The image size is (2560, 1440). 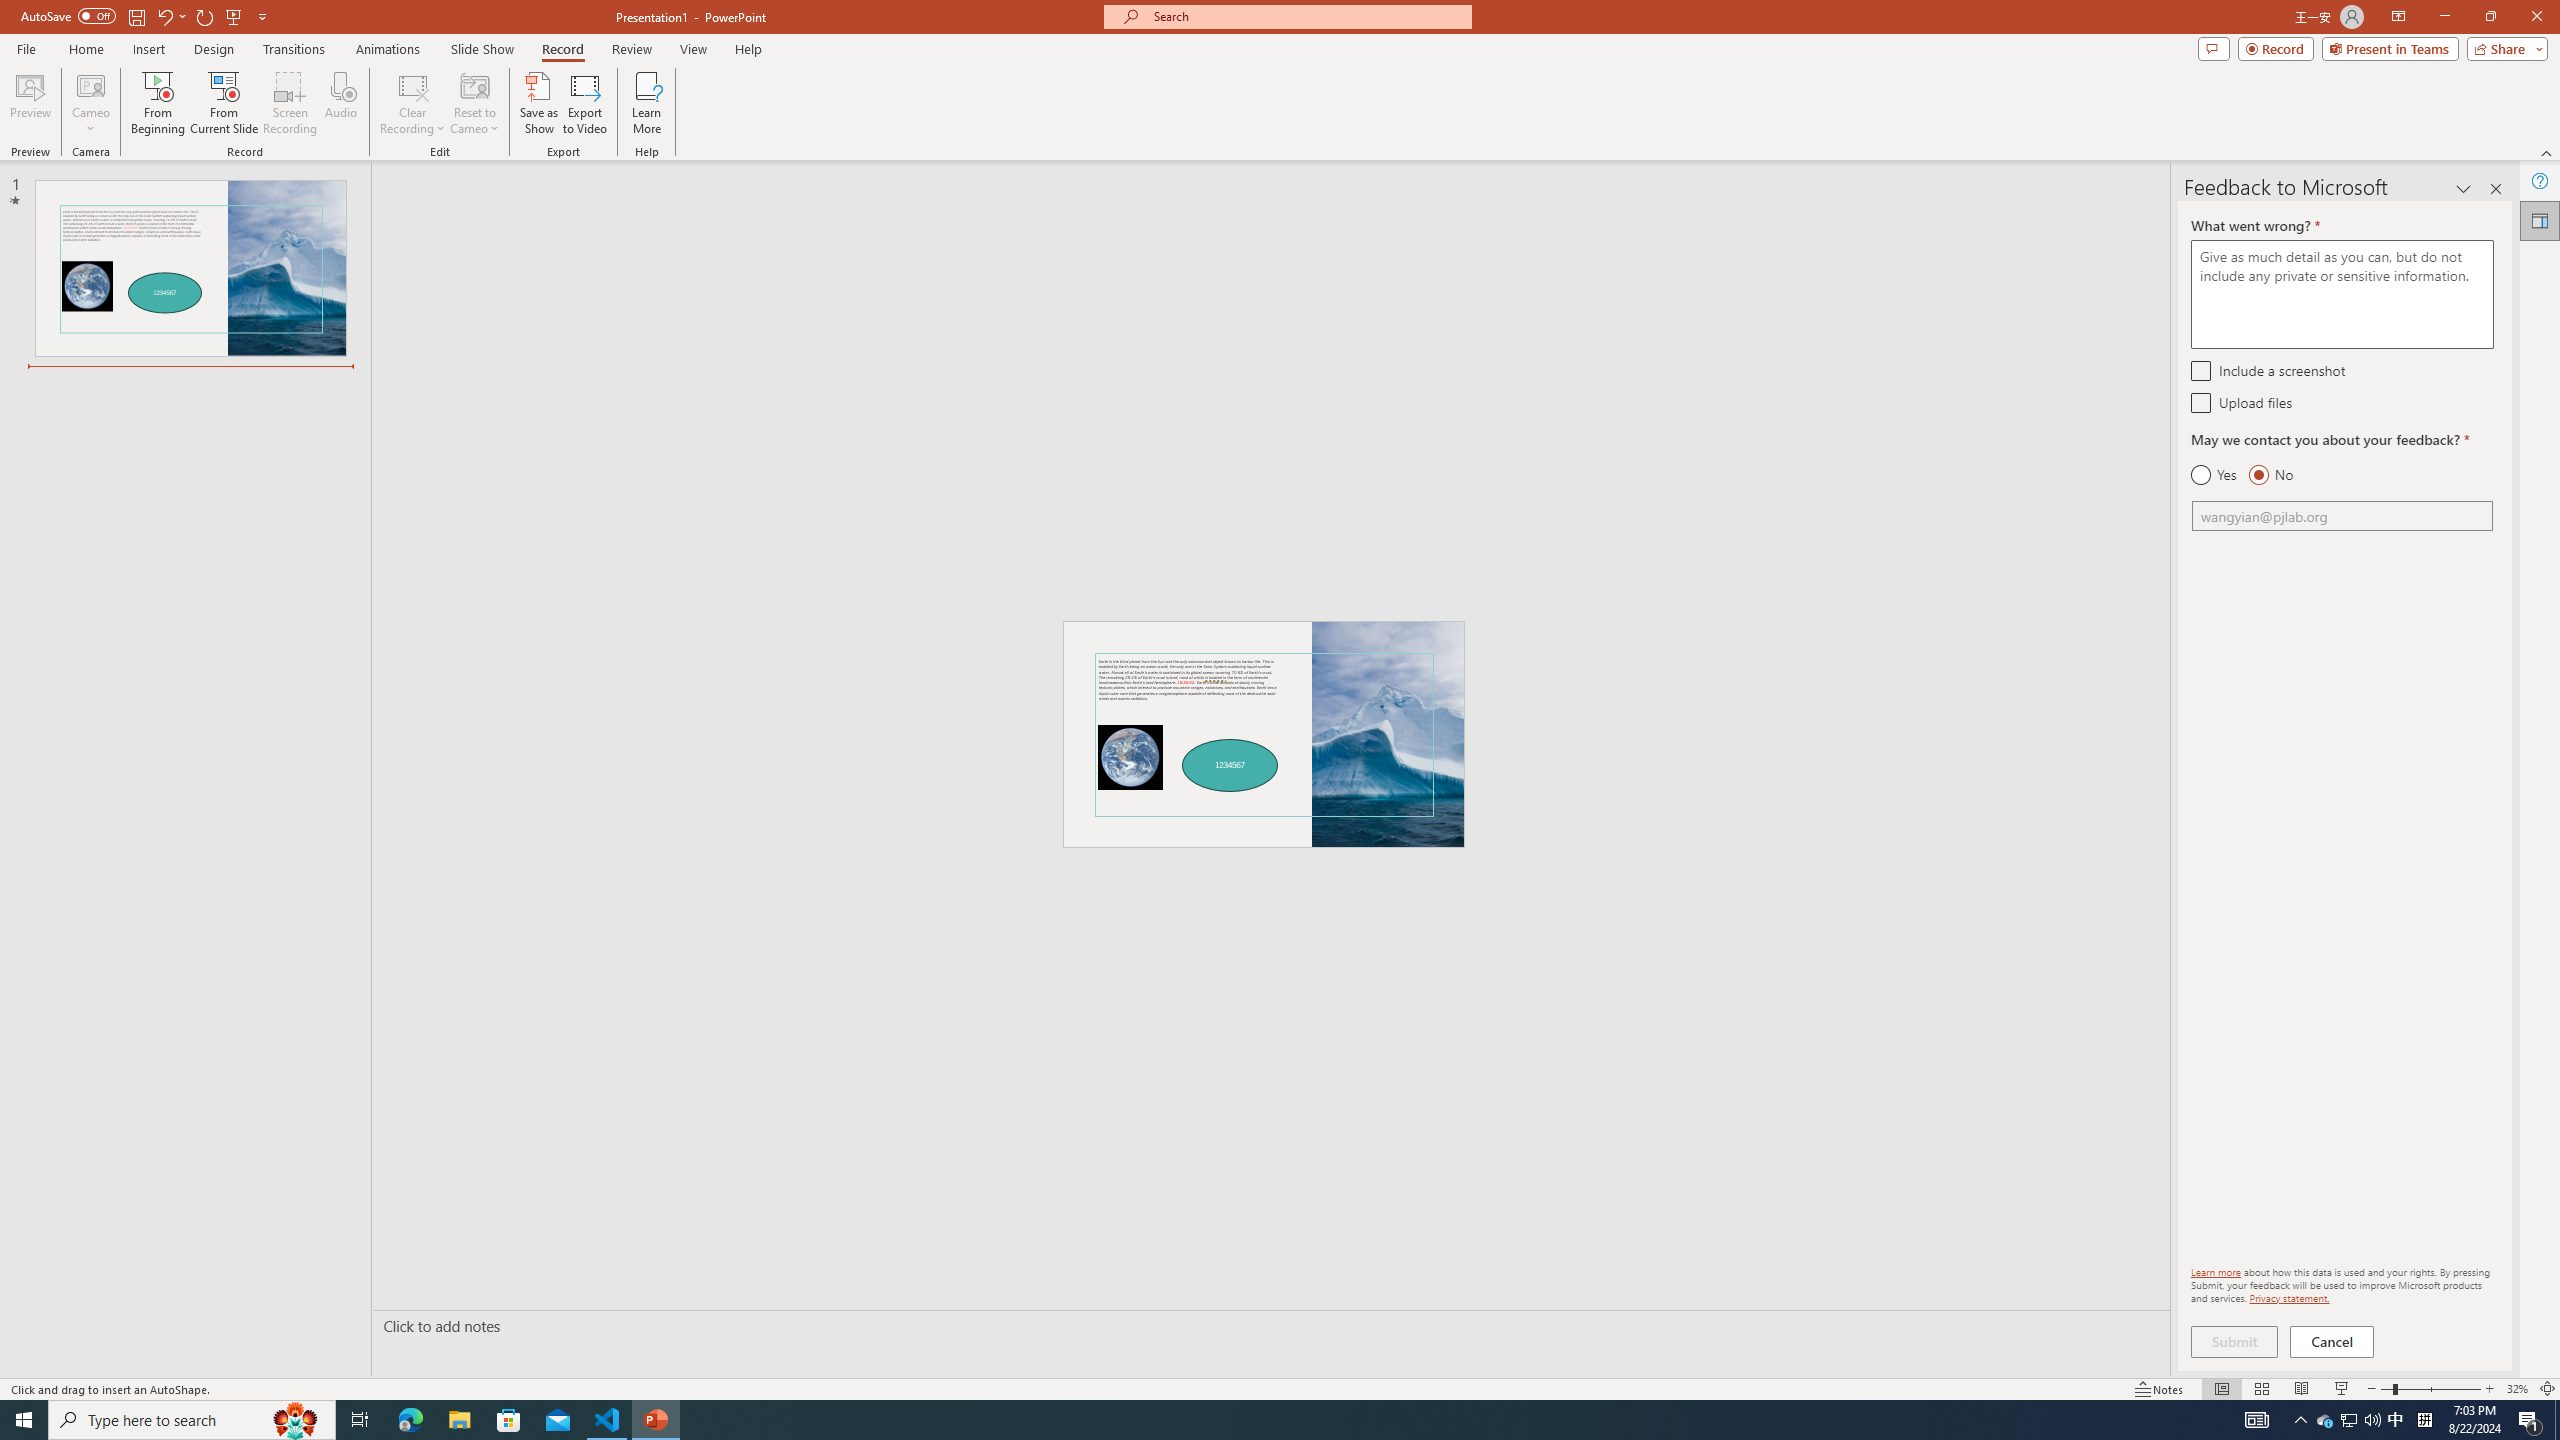 What do you see at coordinates (2539, 180) in the screenshot?
I see `'Help'` at bounding box center [2539, 180].